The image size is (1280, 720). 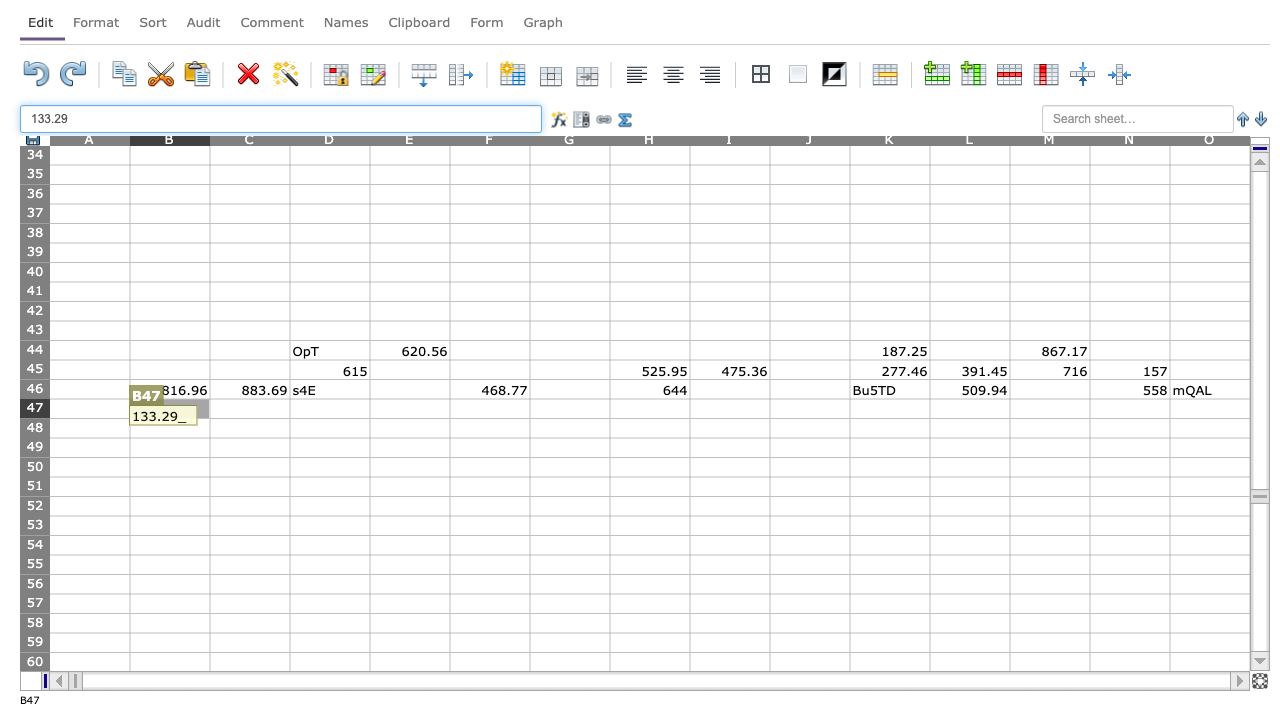 I want to click on Lower right of C59, so click(x=289, y=652).